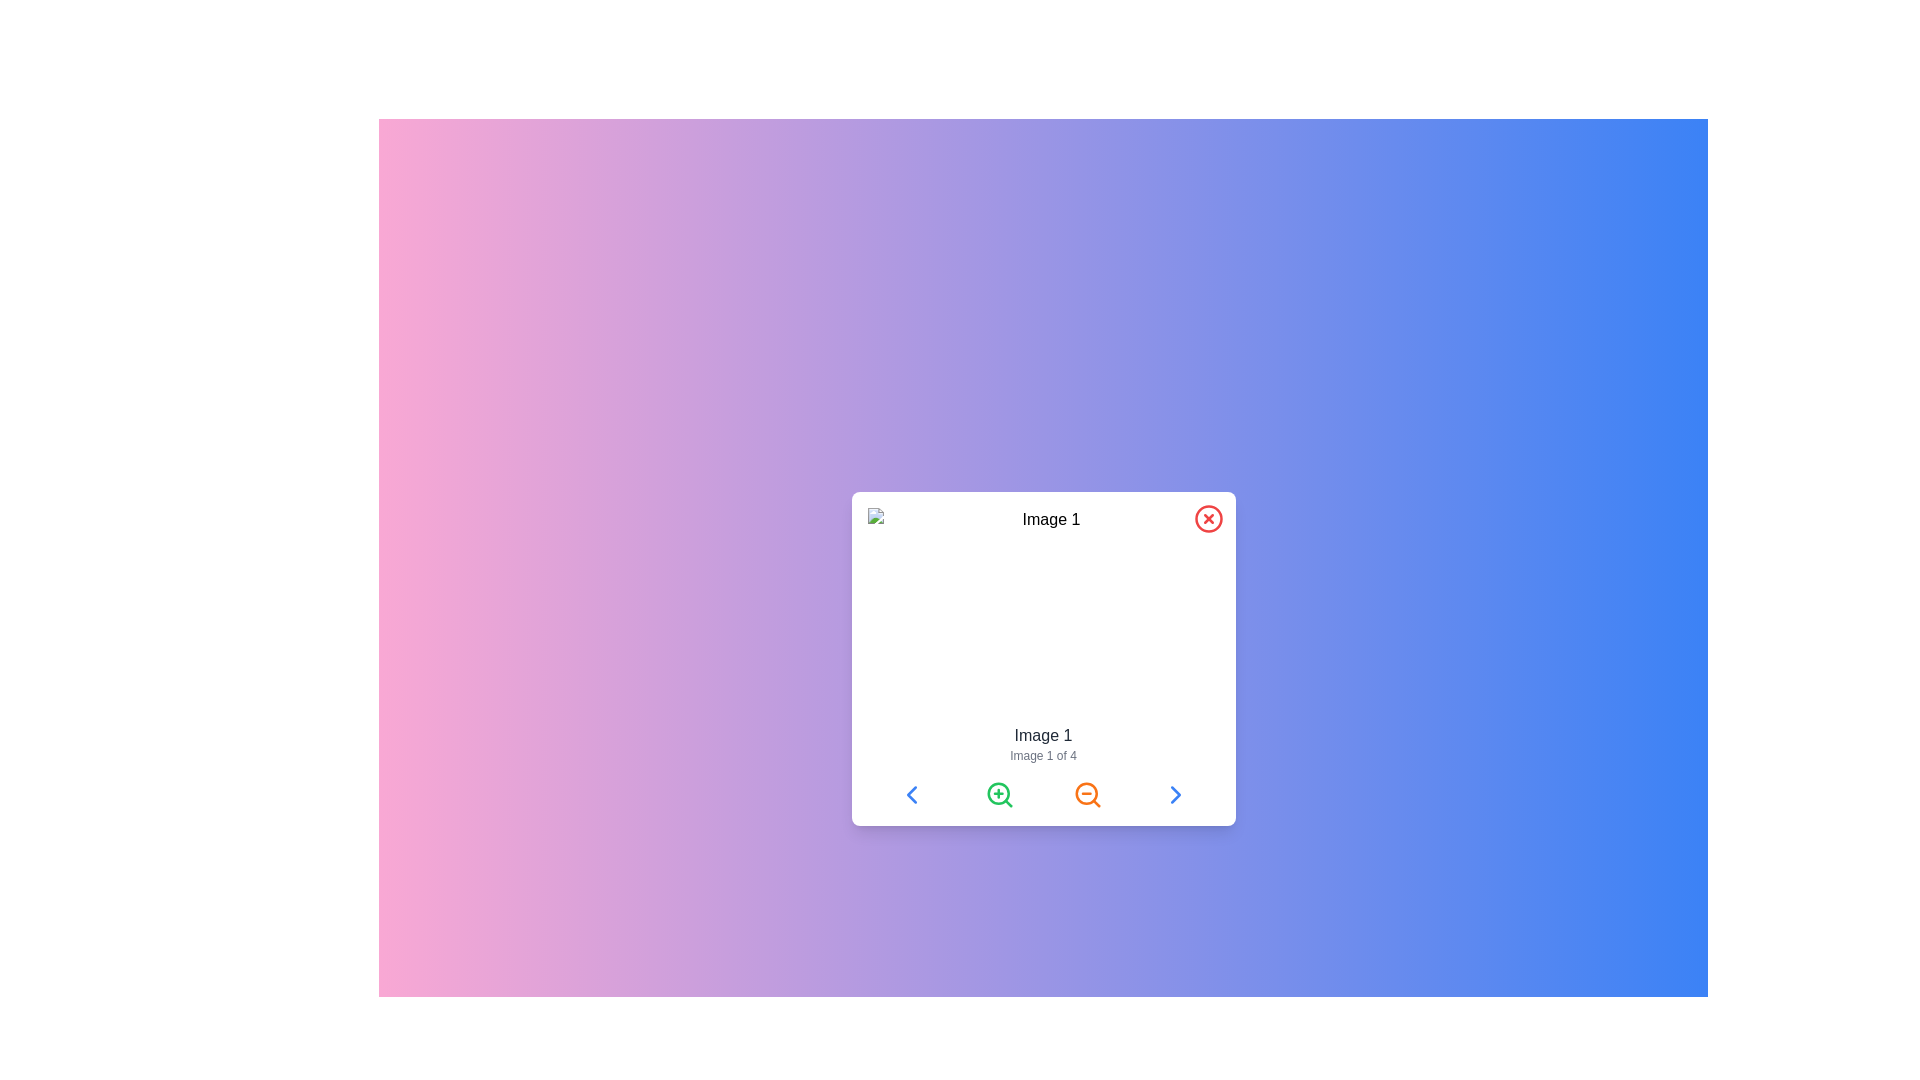  What do you see at coordinates (999, 793) in the screenshot?
I see `the zoom-in button located centrally at the bottom of the dialog box` at bounding box center [999, 793].